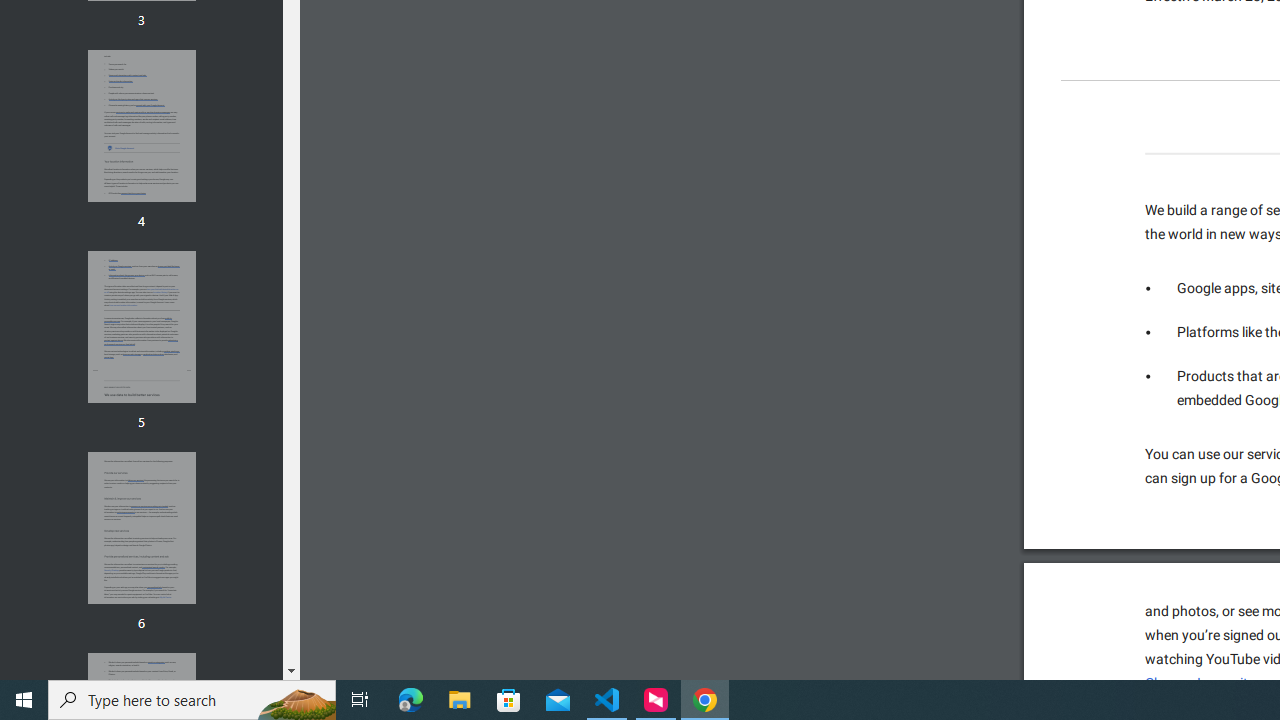  I want to click on 'Thumbnail for page 4', so click(140, 126).